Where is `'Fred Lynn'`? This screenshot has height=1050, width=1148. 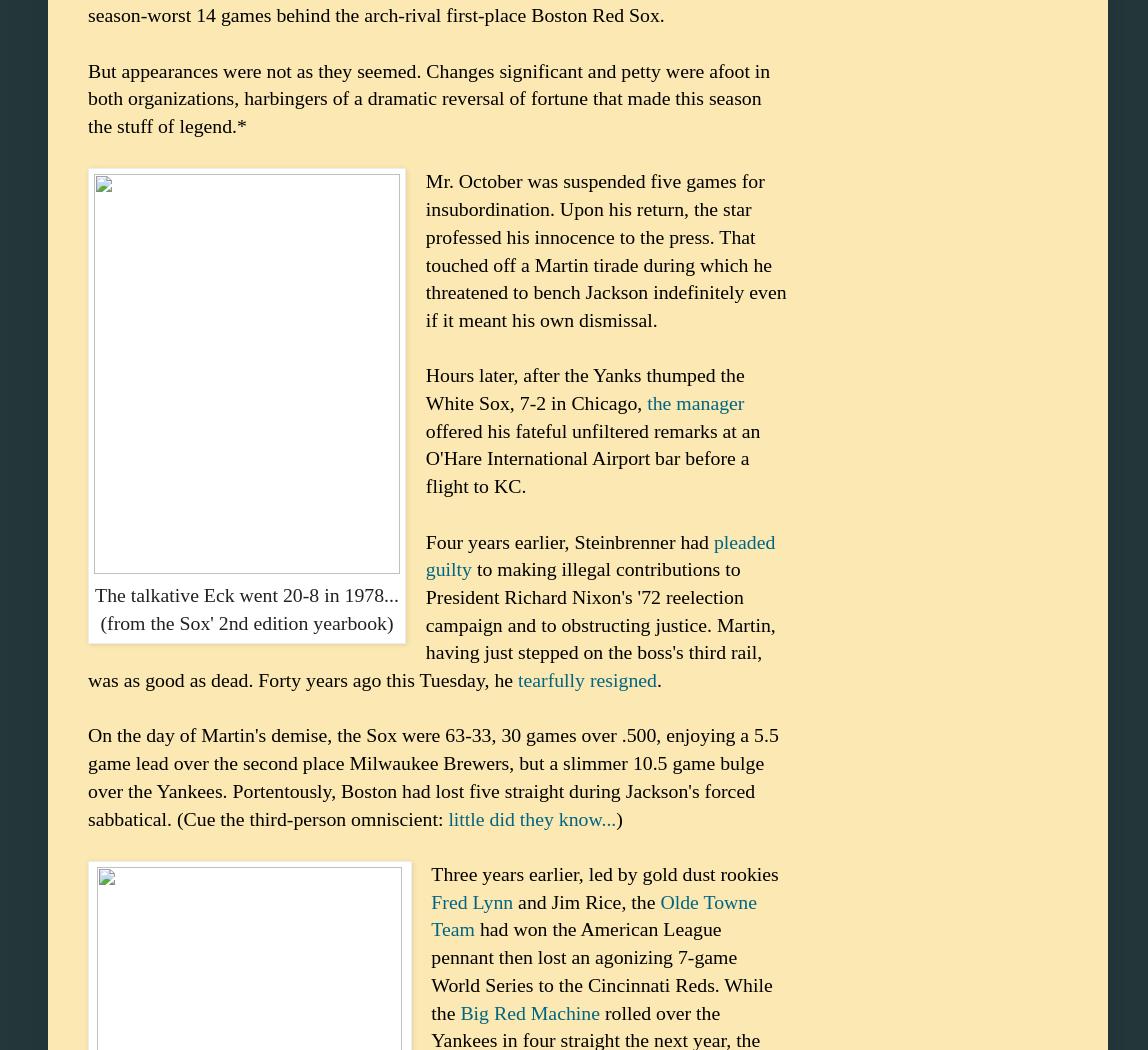
'Fred Lynn' is located at coordinates (430, 901).